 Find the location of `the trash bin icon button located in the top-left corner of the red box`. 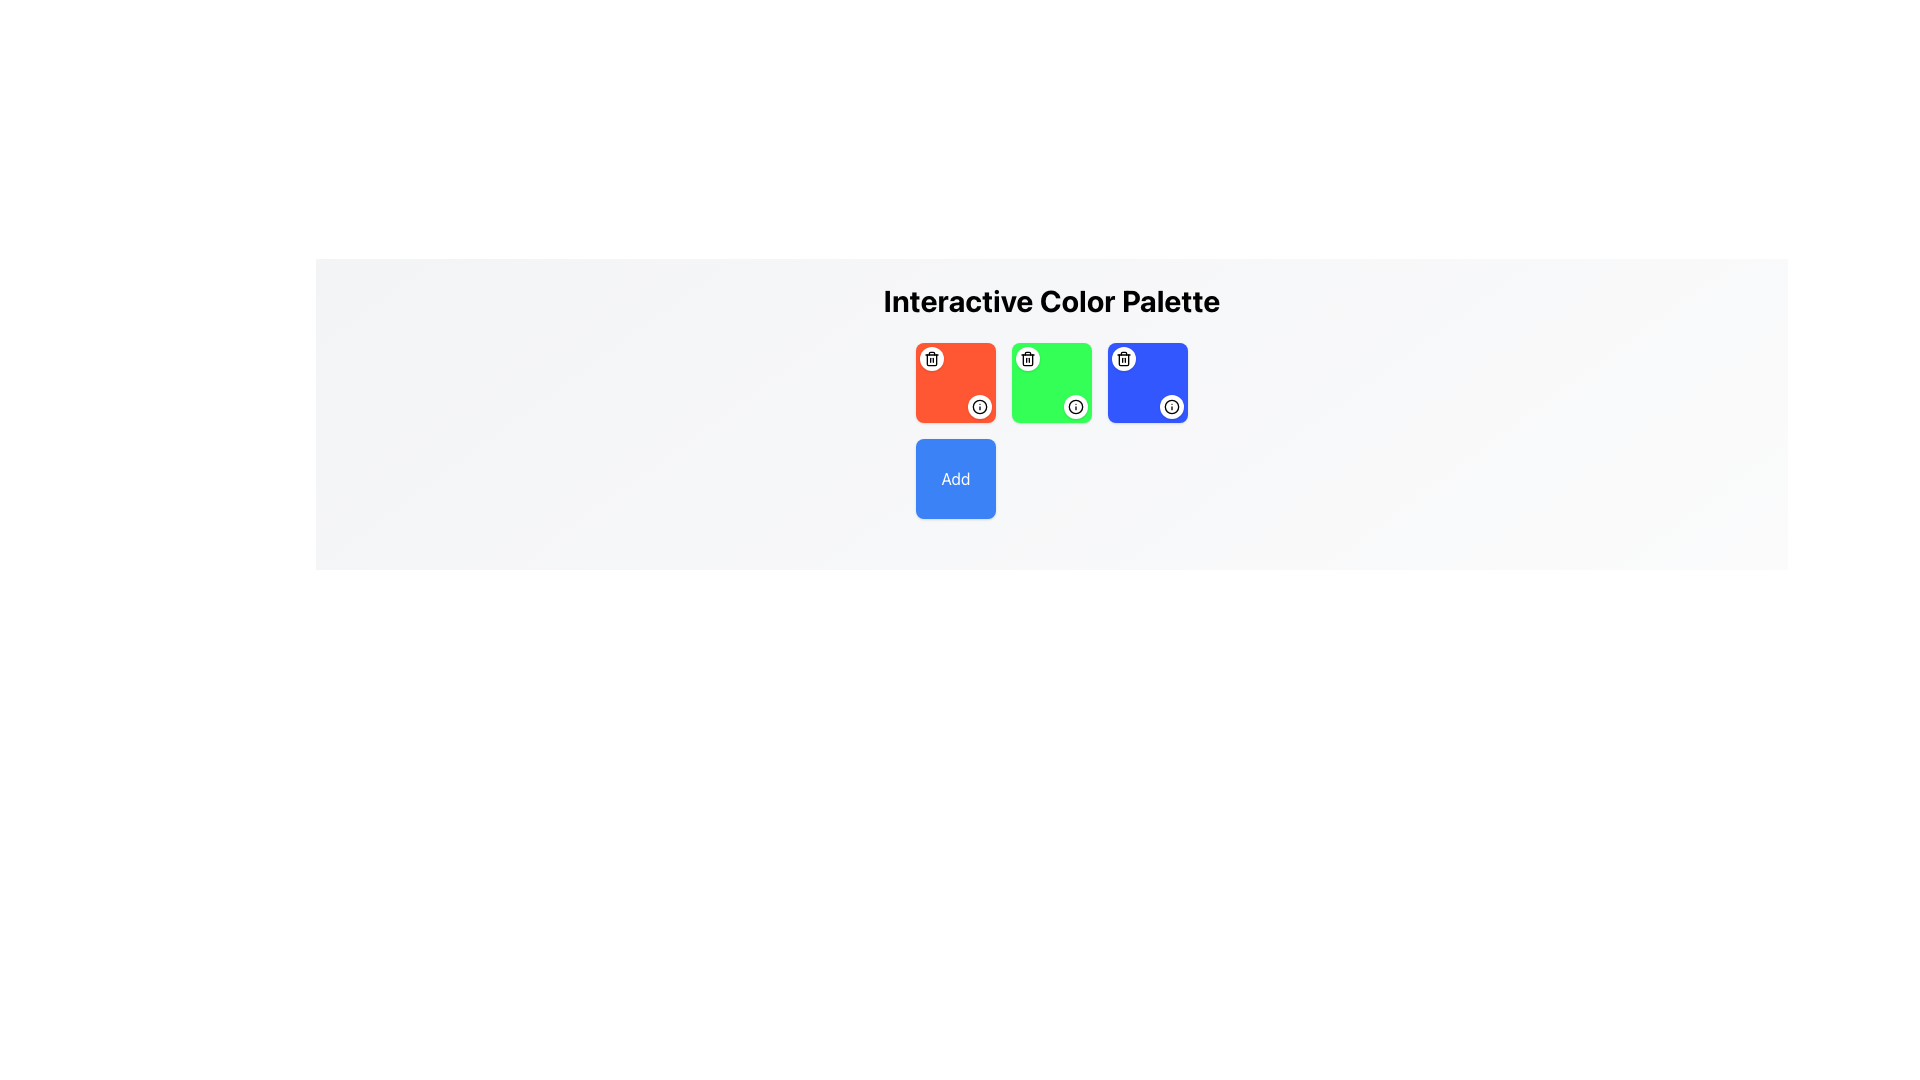

the trash bin icon button located in the top-left corner of the red box is located at coordinates (930, 357).